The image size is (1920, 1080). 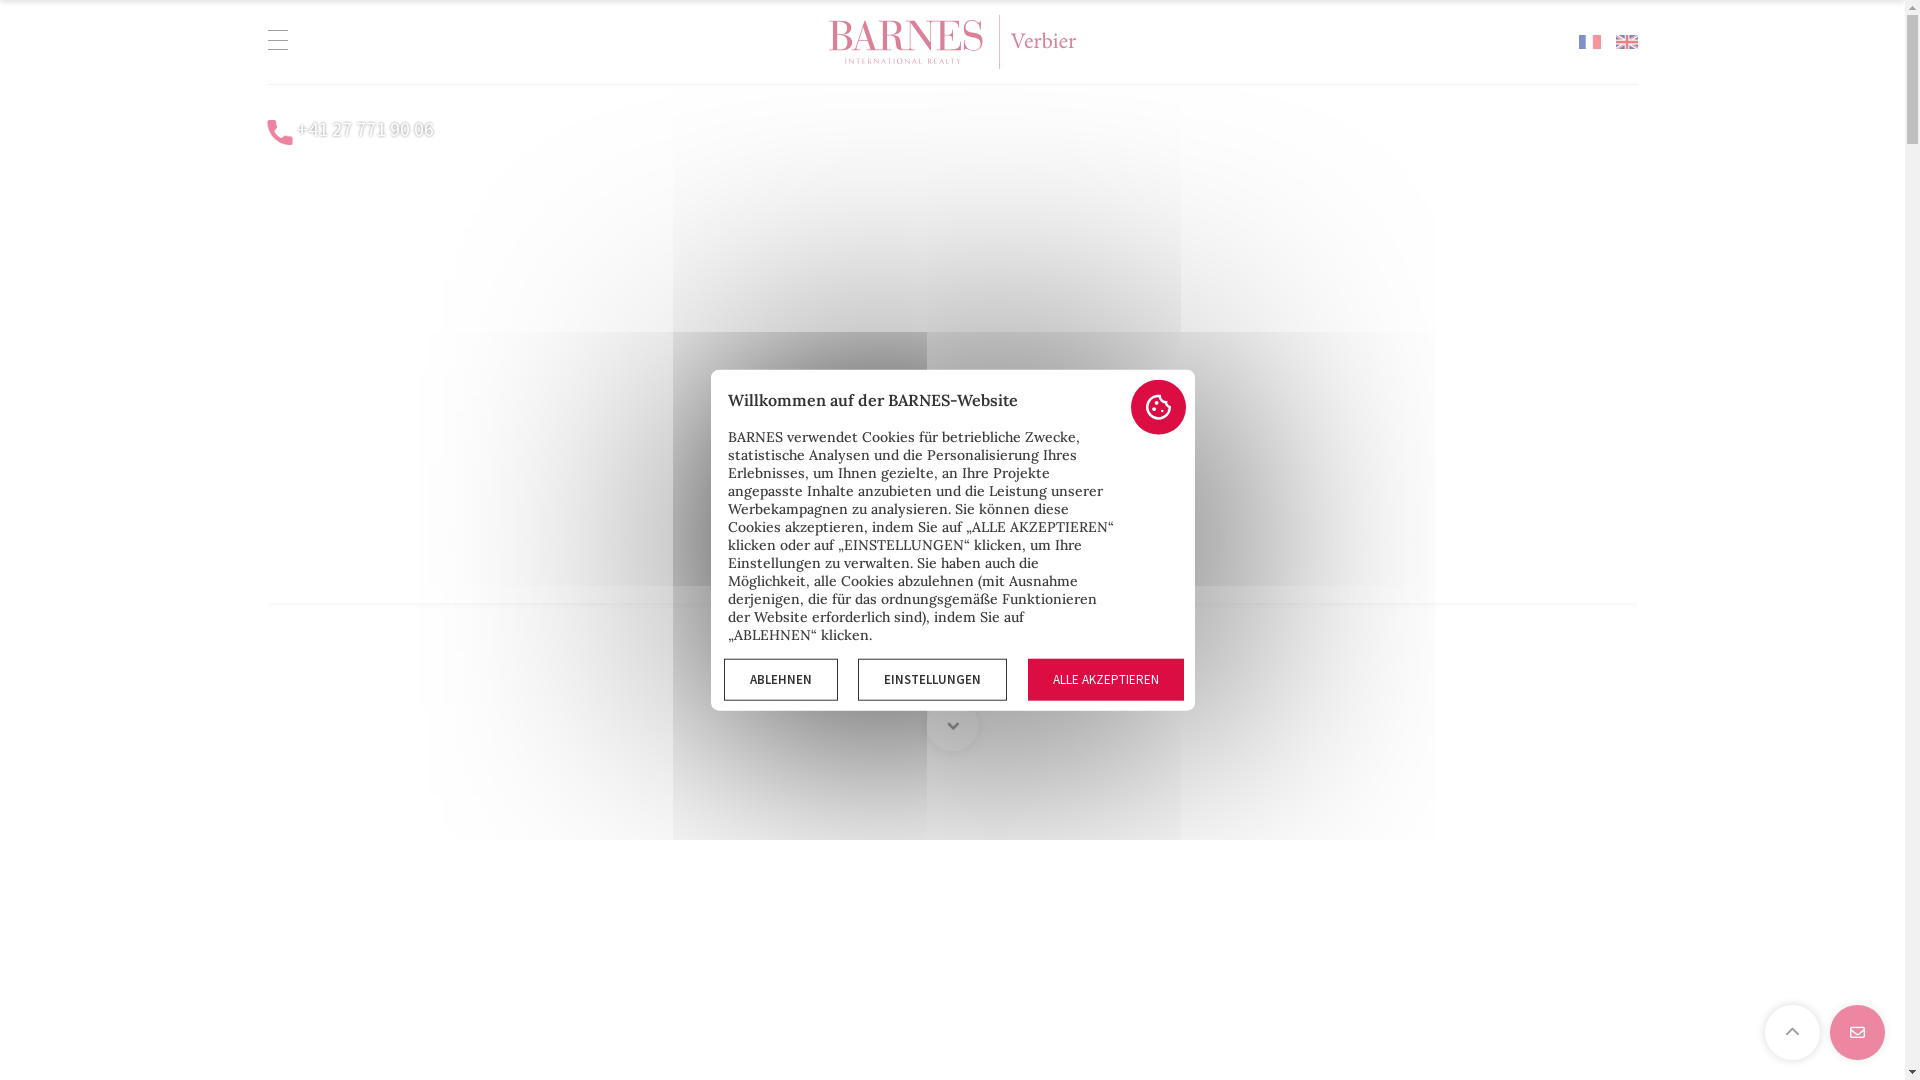 What do you see at coordinates (1104, 678) in the screenshot?
I see `'ALLE AKZEPTIEREN'` at bounding box center [1104, 678].